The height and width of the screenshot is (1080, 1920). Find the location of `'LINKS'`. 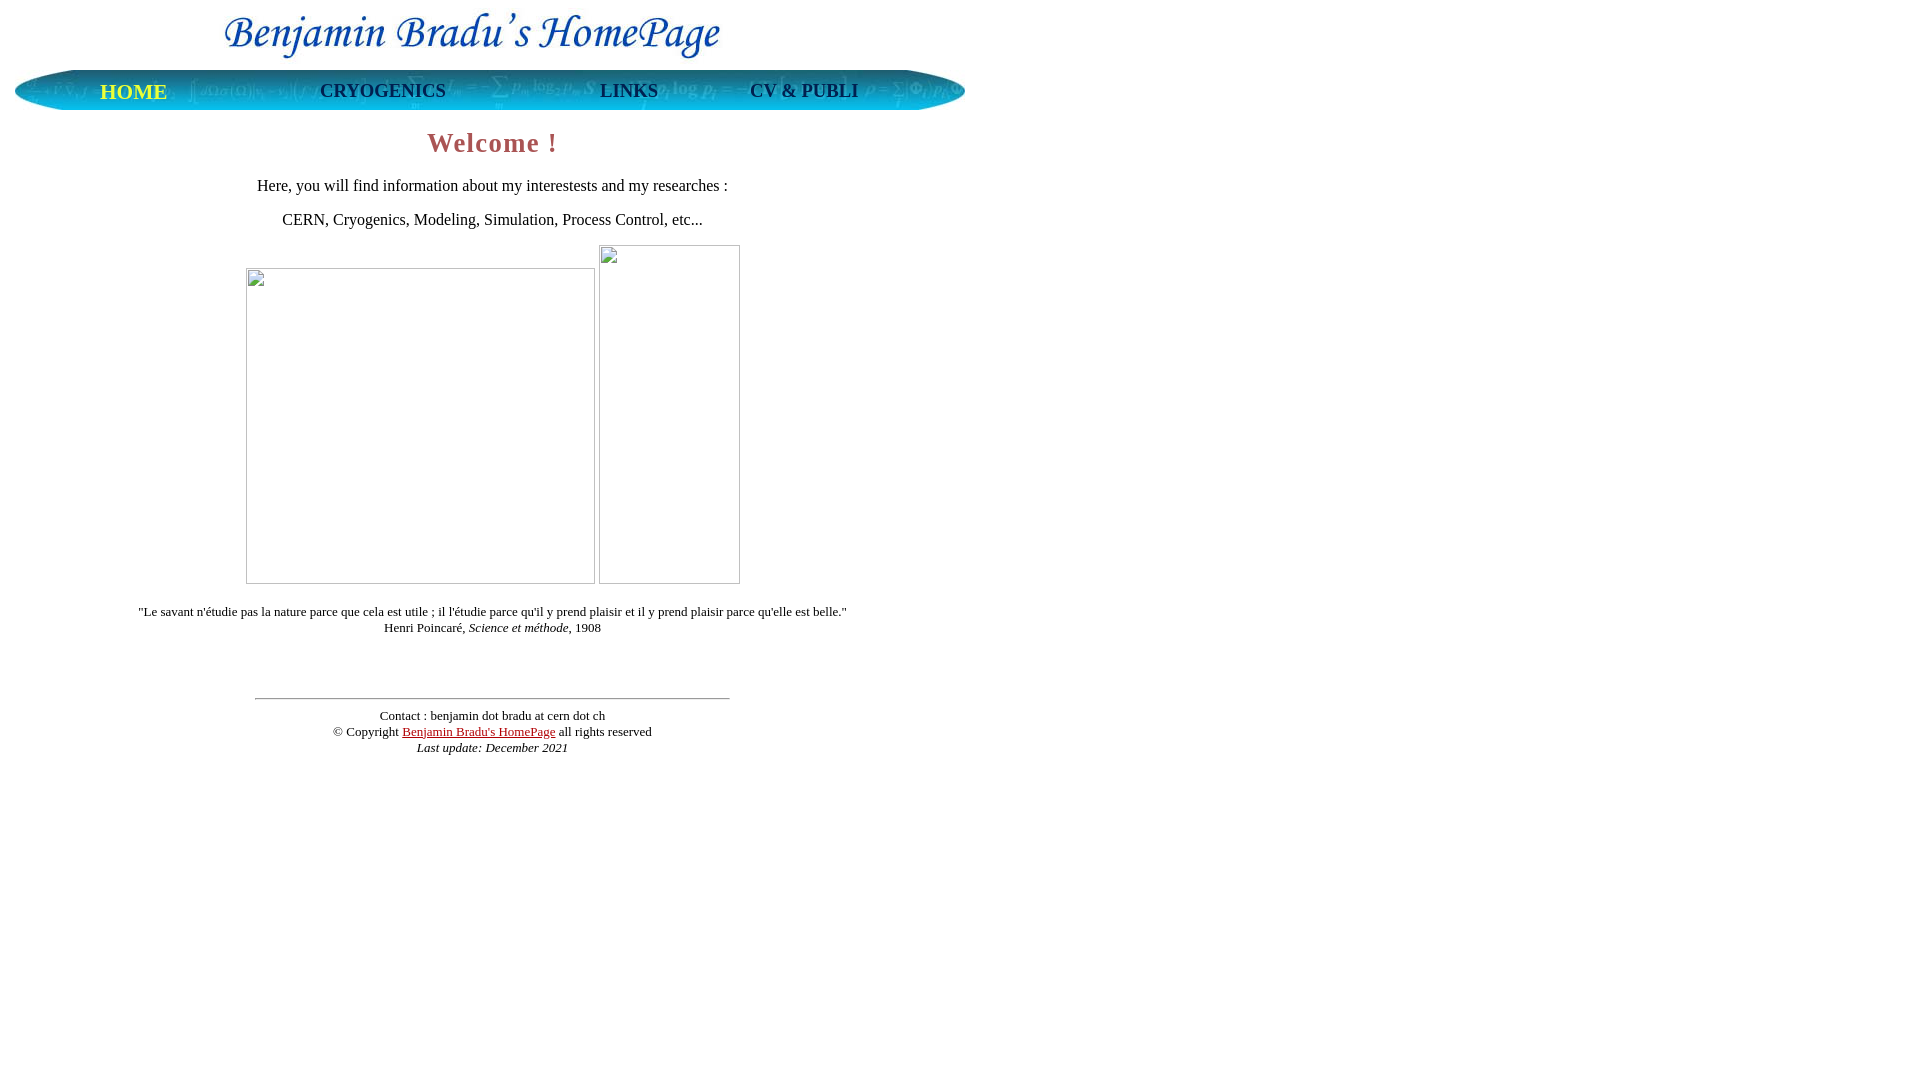

'LINKS' is located at coordinates (627, 95).